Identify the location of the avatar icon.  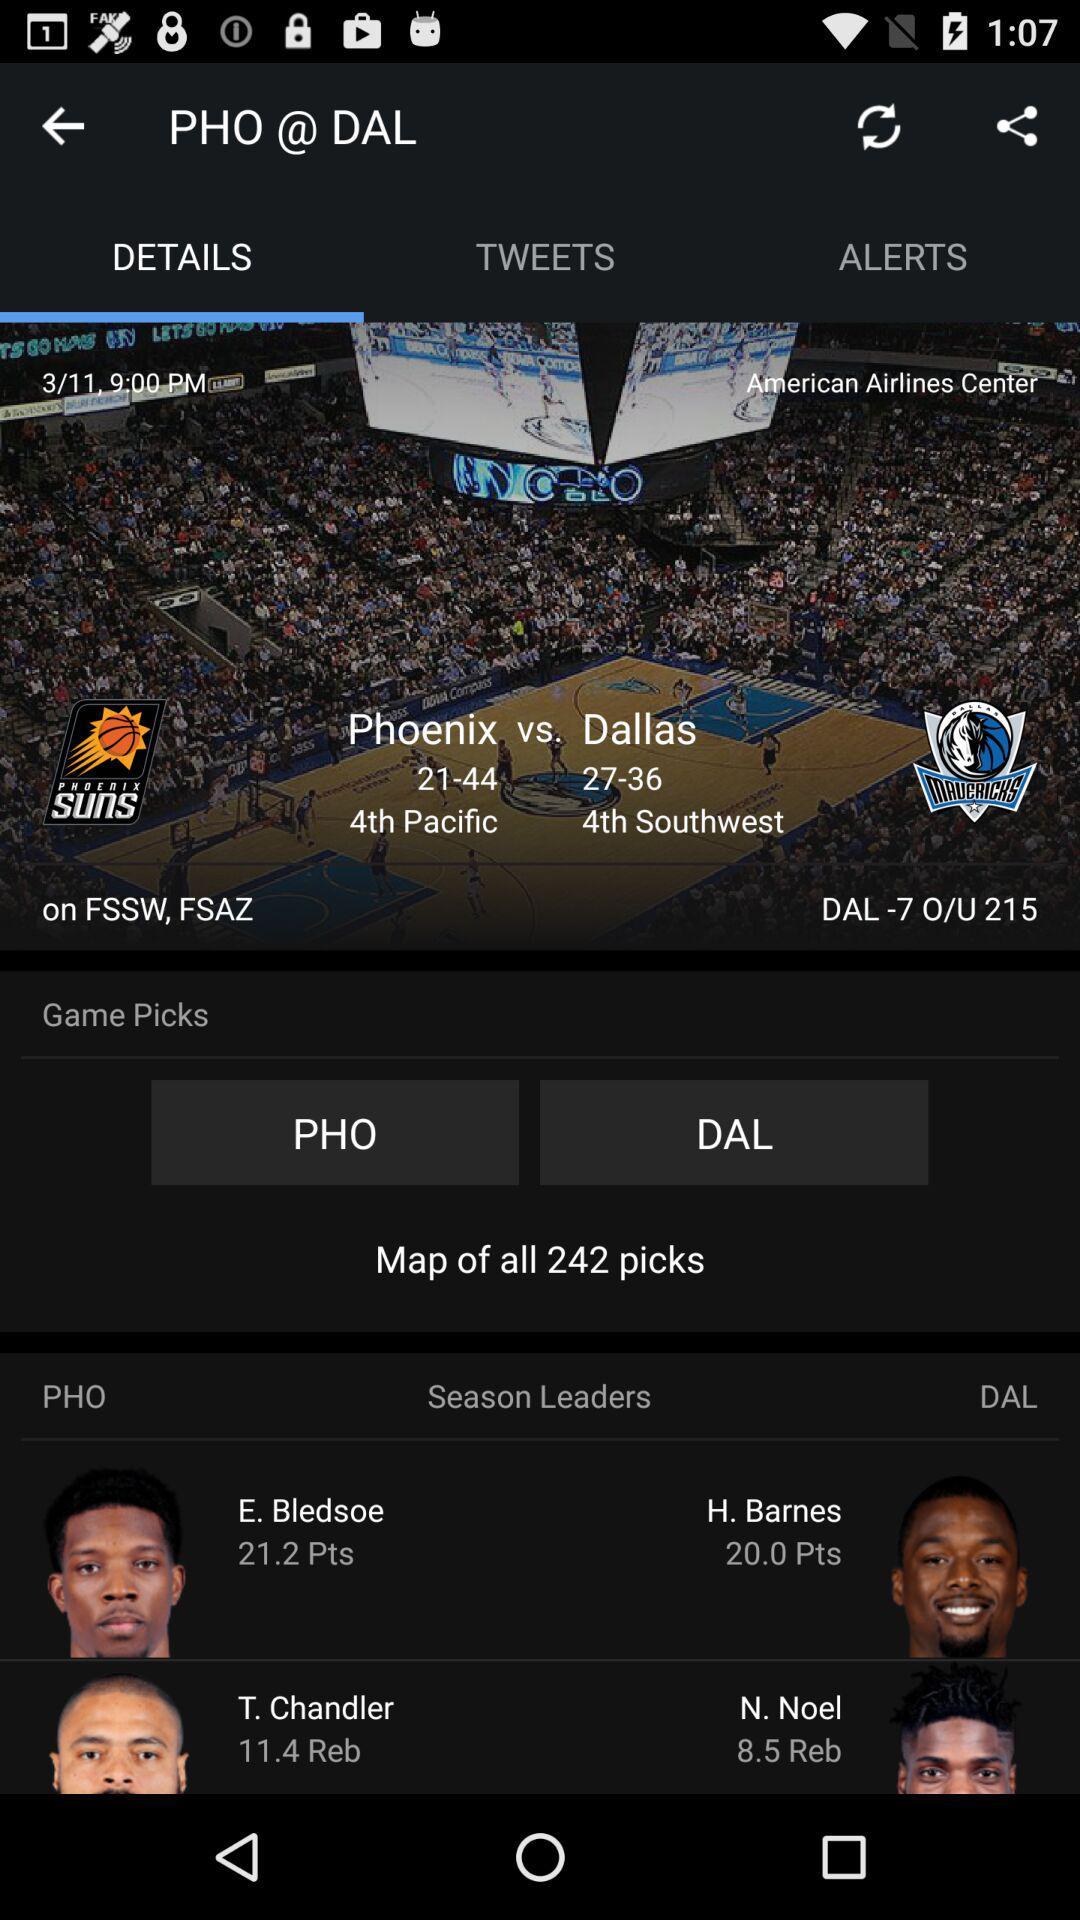
(156, 1846).